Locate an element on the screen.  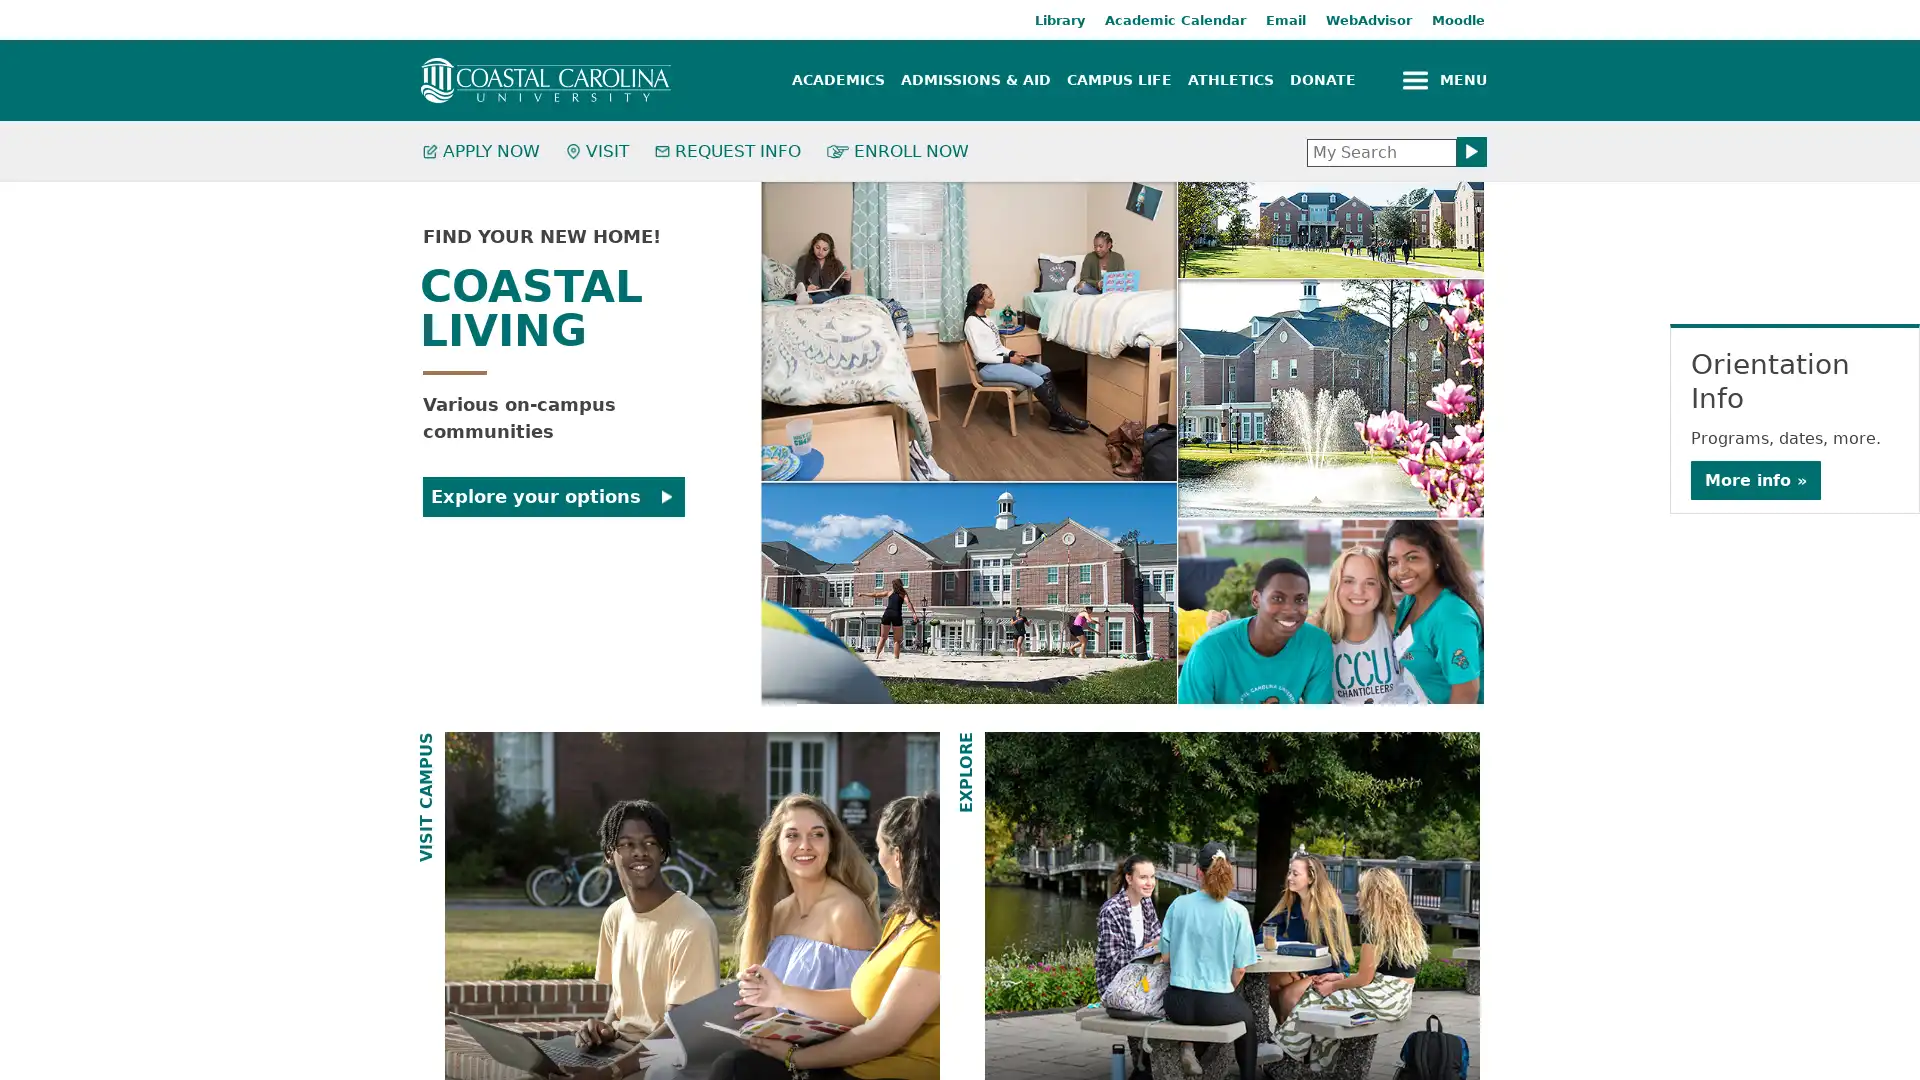
Submit is located at coordinates (1472, 150).